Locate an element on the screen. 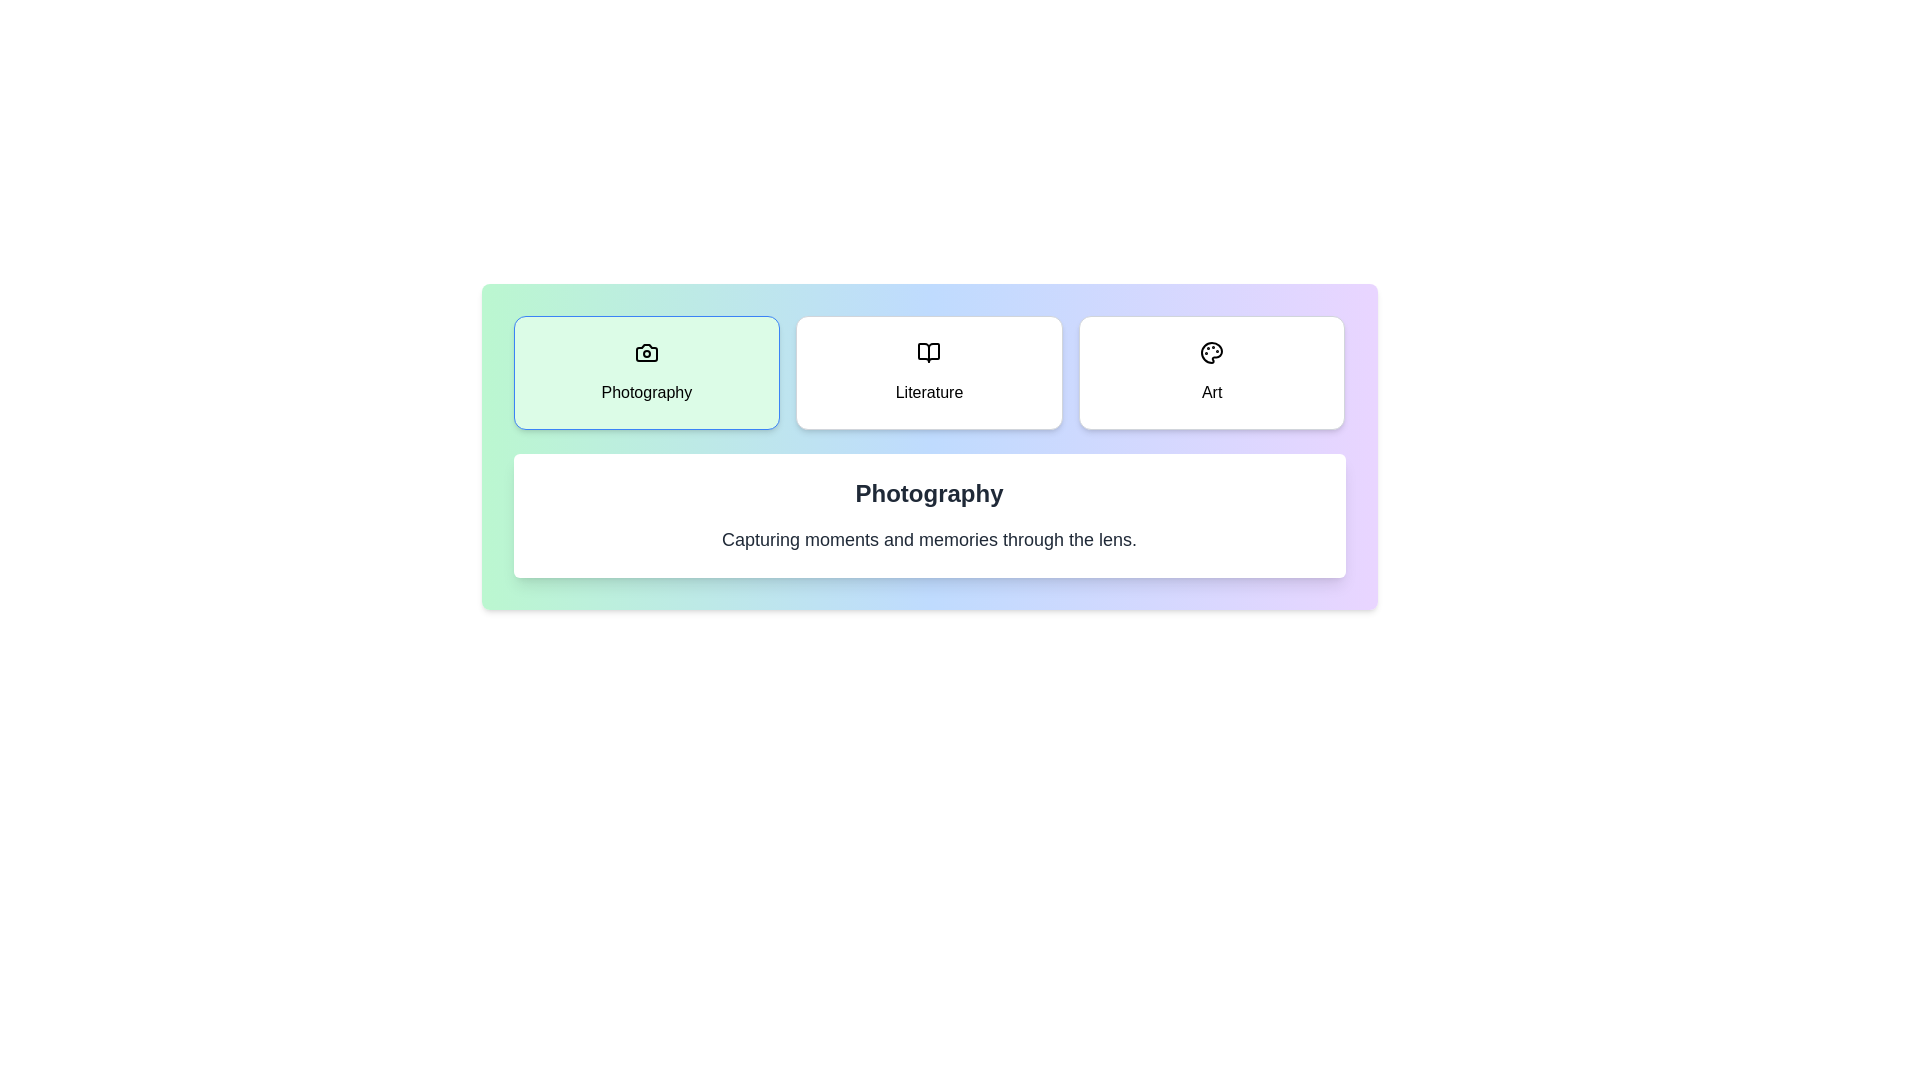  the Art category icon located at the upper center of the Art card, which is the rightmost card in a row of three cards (Photography, Literature, Art) is located at coordinates (1211, 352).